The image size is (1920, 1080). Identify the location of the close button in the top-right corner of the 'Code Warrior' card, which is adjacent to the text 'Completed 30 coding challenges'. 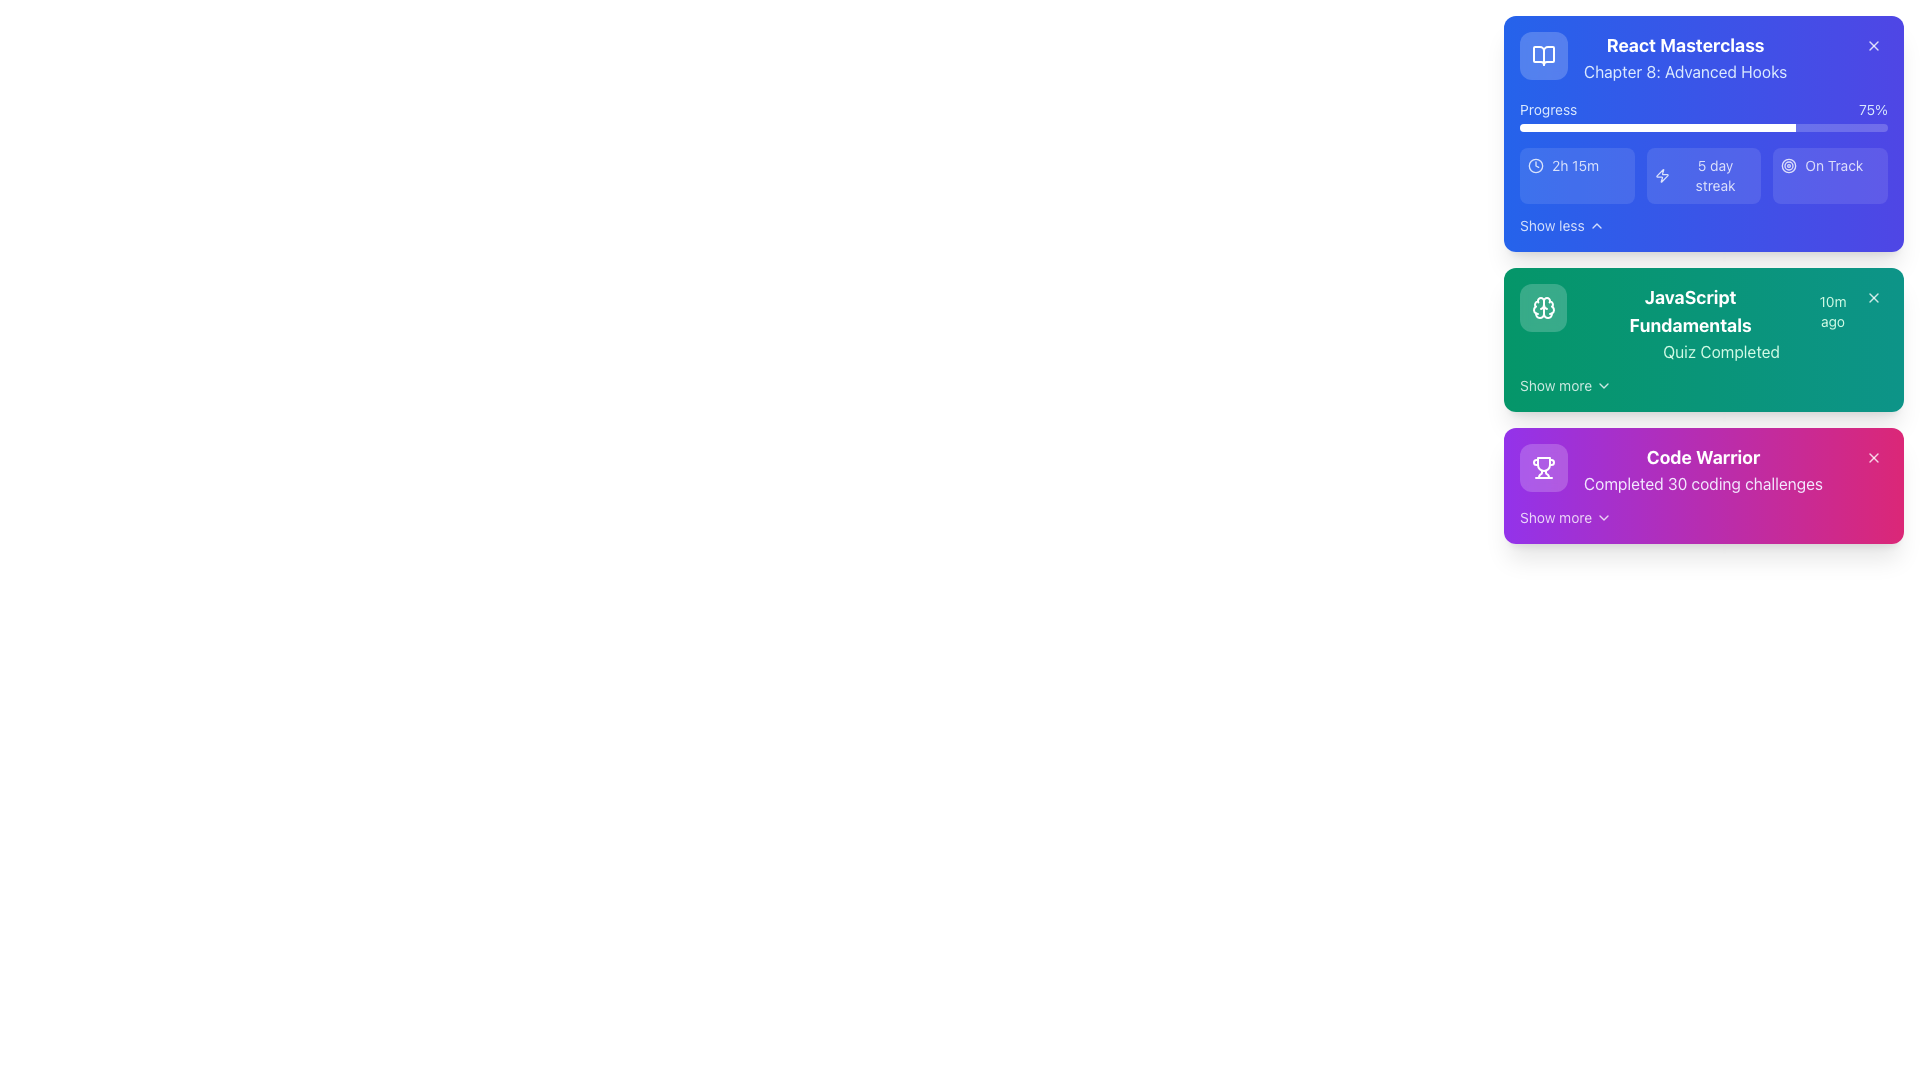
(1872, 458).